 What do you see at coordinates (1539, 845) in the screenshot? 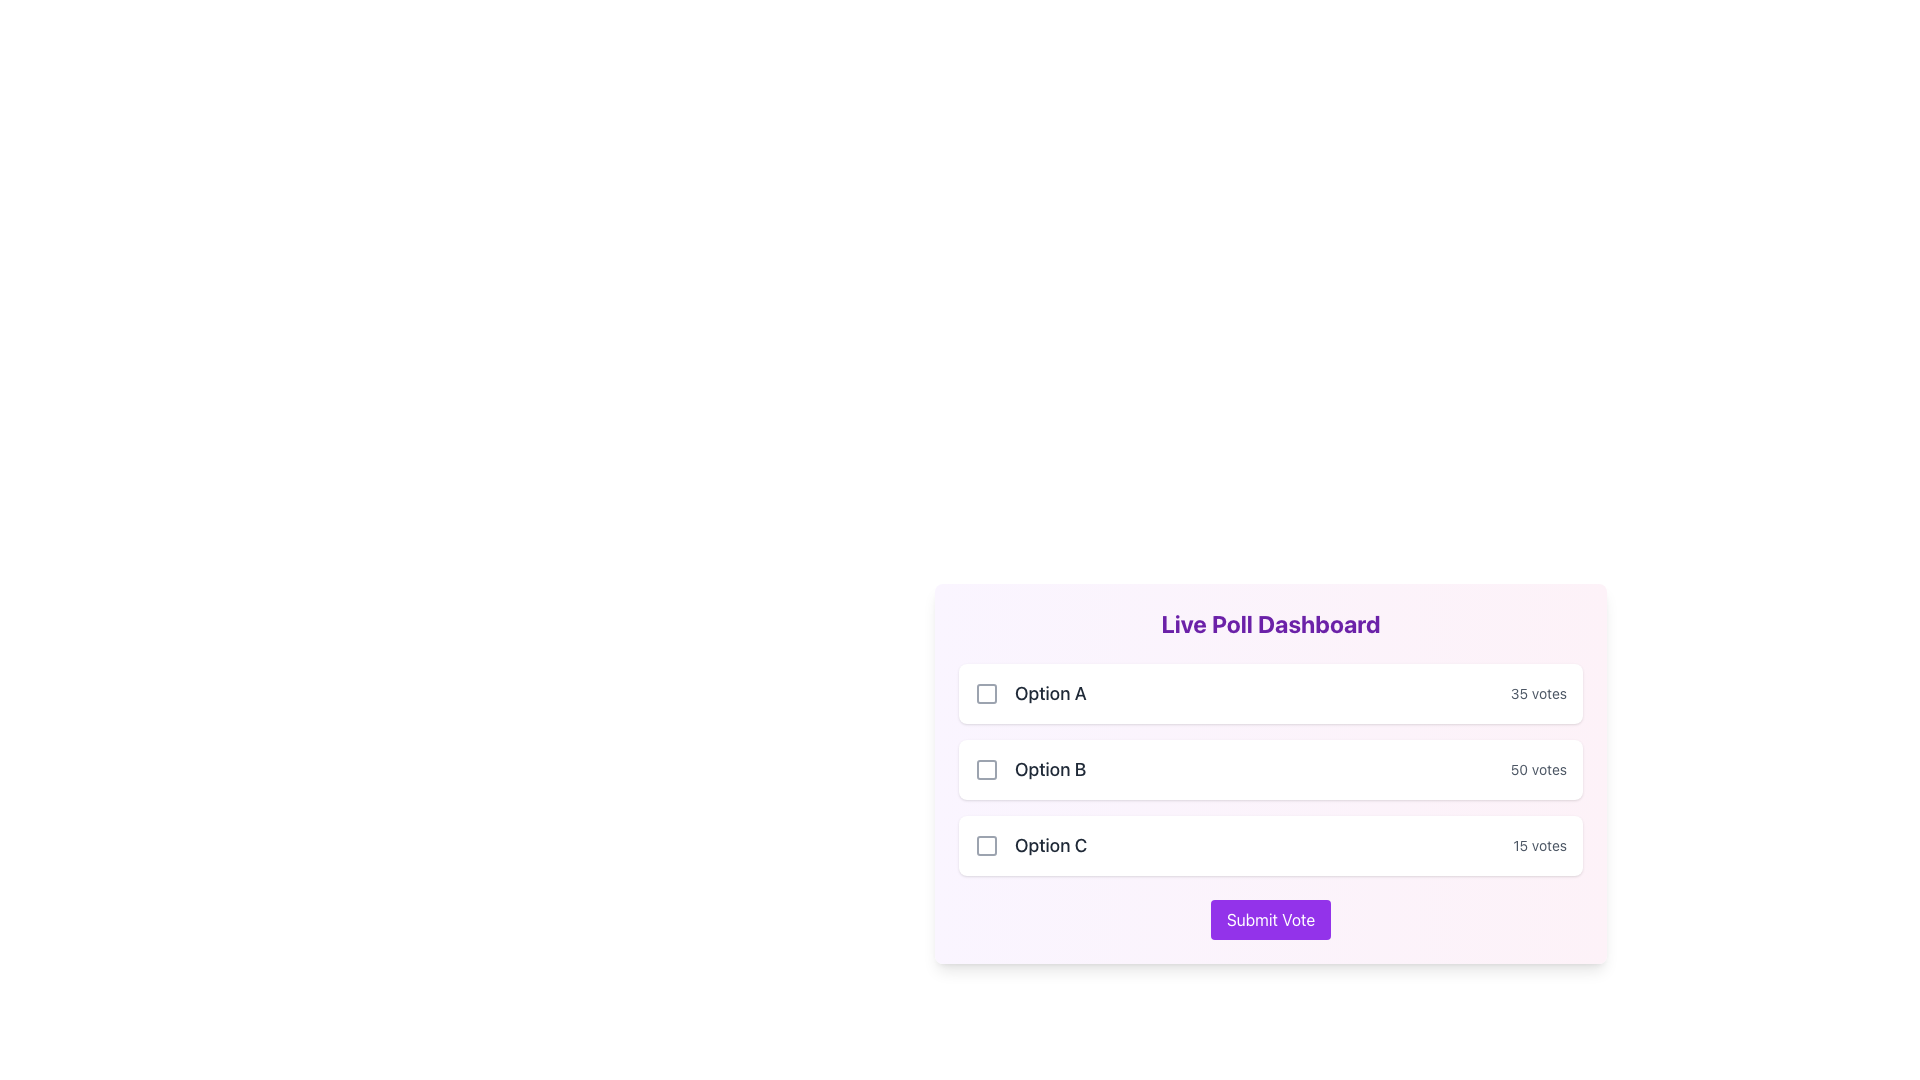
I see `the Label displaying '15 votes' in a small, gray font located in the lower section of Option C, on the far right next to other textual indicators` at bounding box center [1539, 845].